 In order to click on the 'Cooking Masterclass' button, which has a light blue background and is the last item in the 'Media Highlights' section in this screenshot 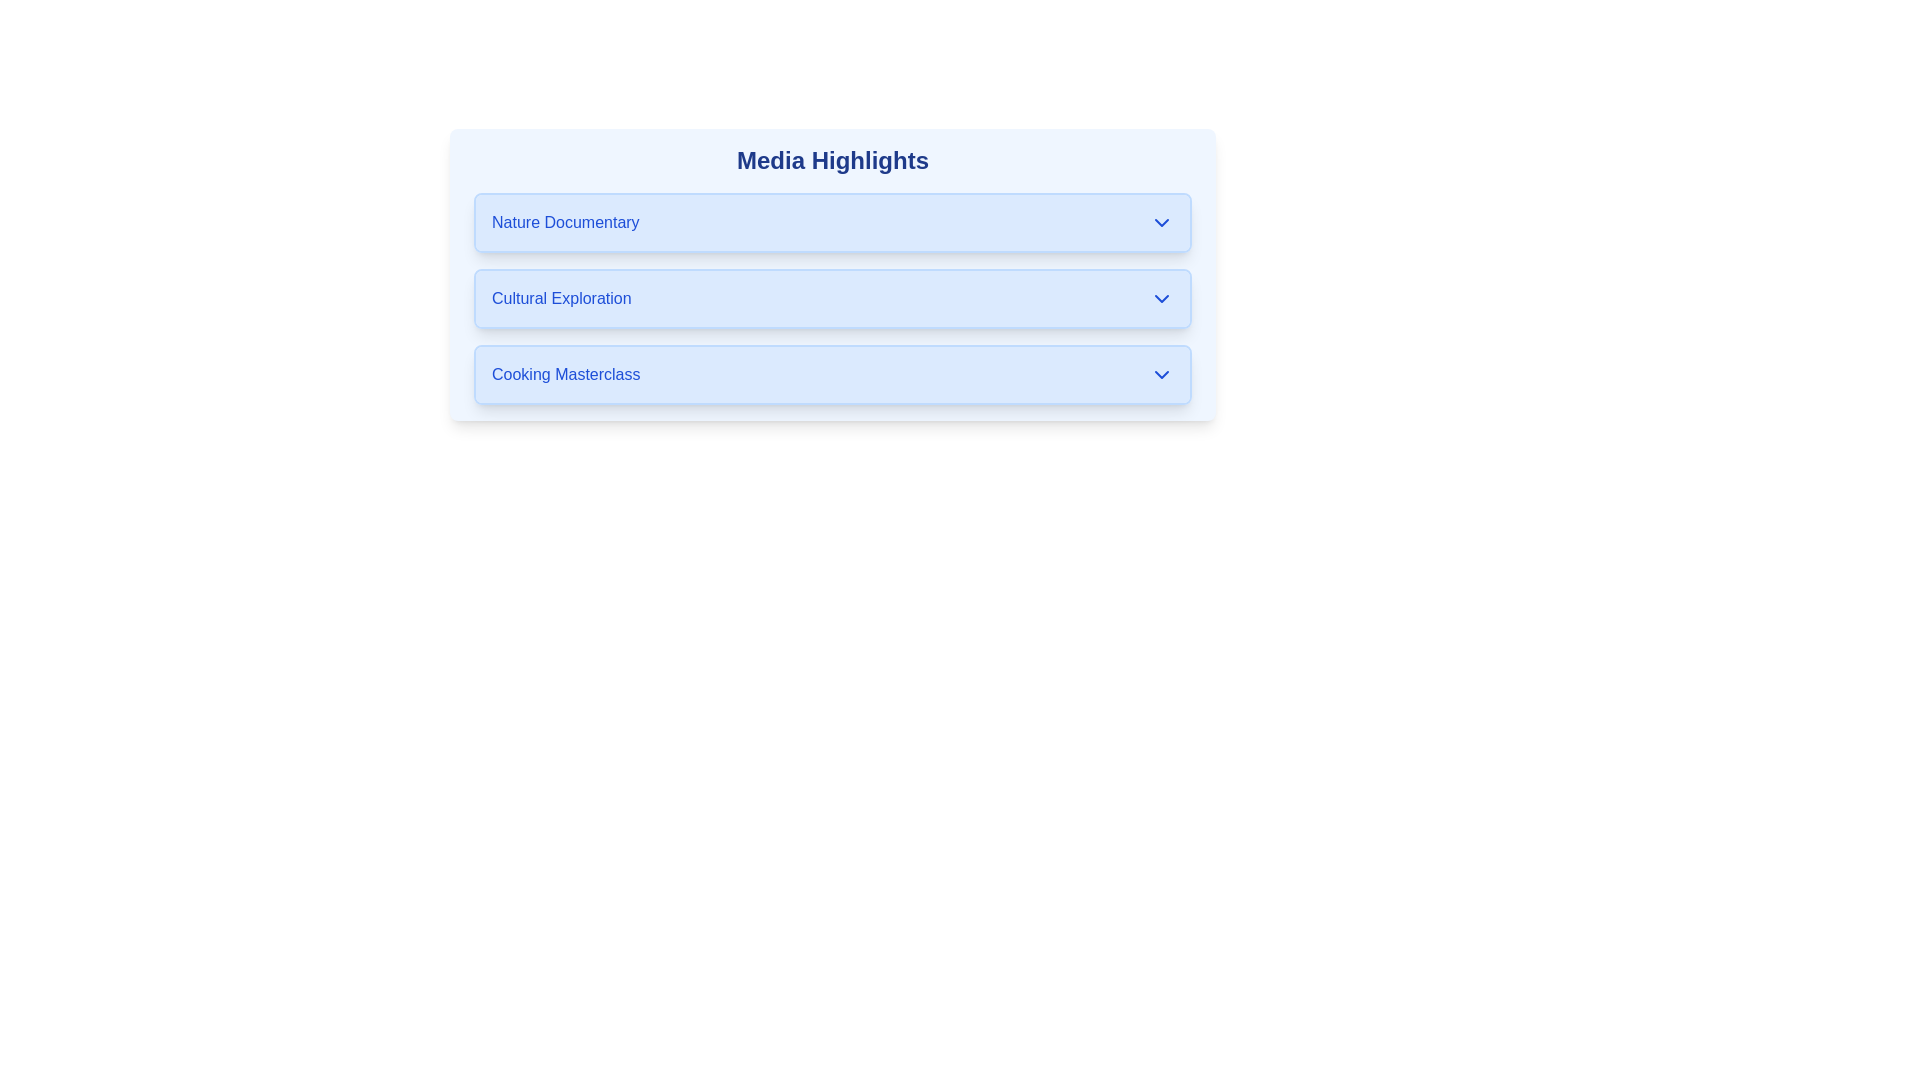, I will do `click(833, 374)`.